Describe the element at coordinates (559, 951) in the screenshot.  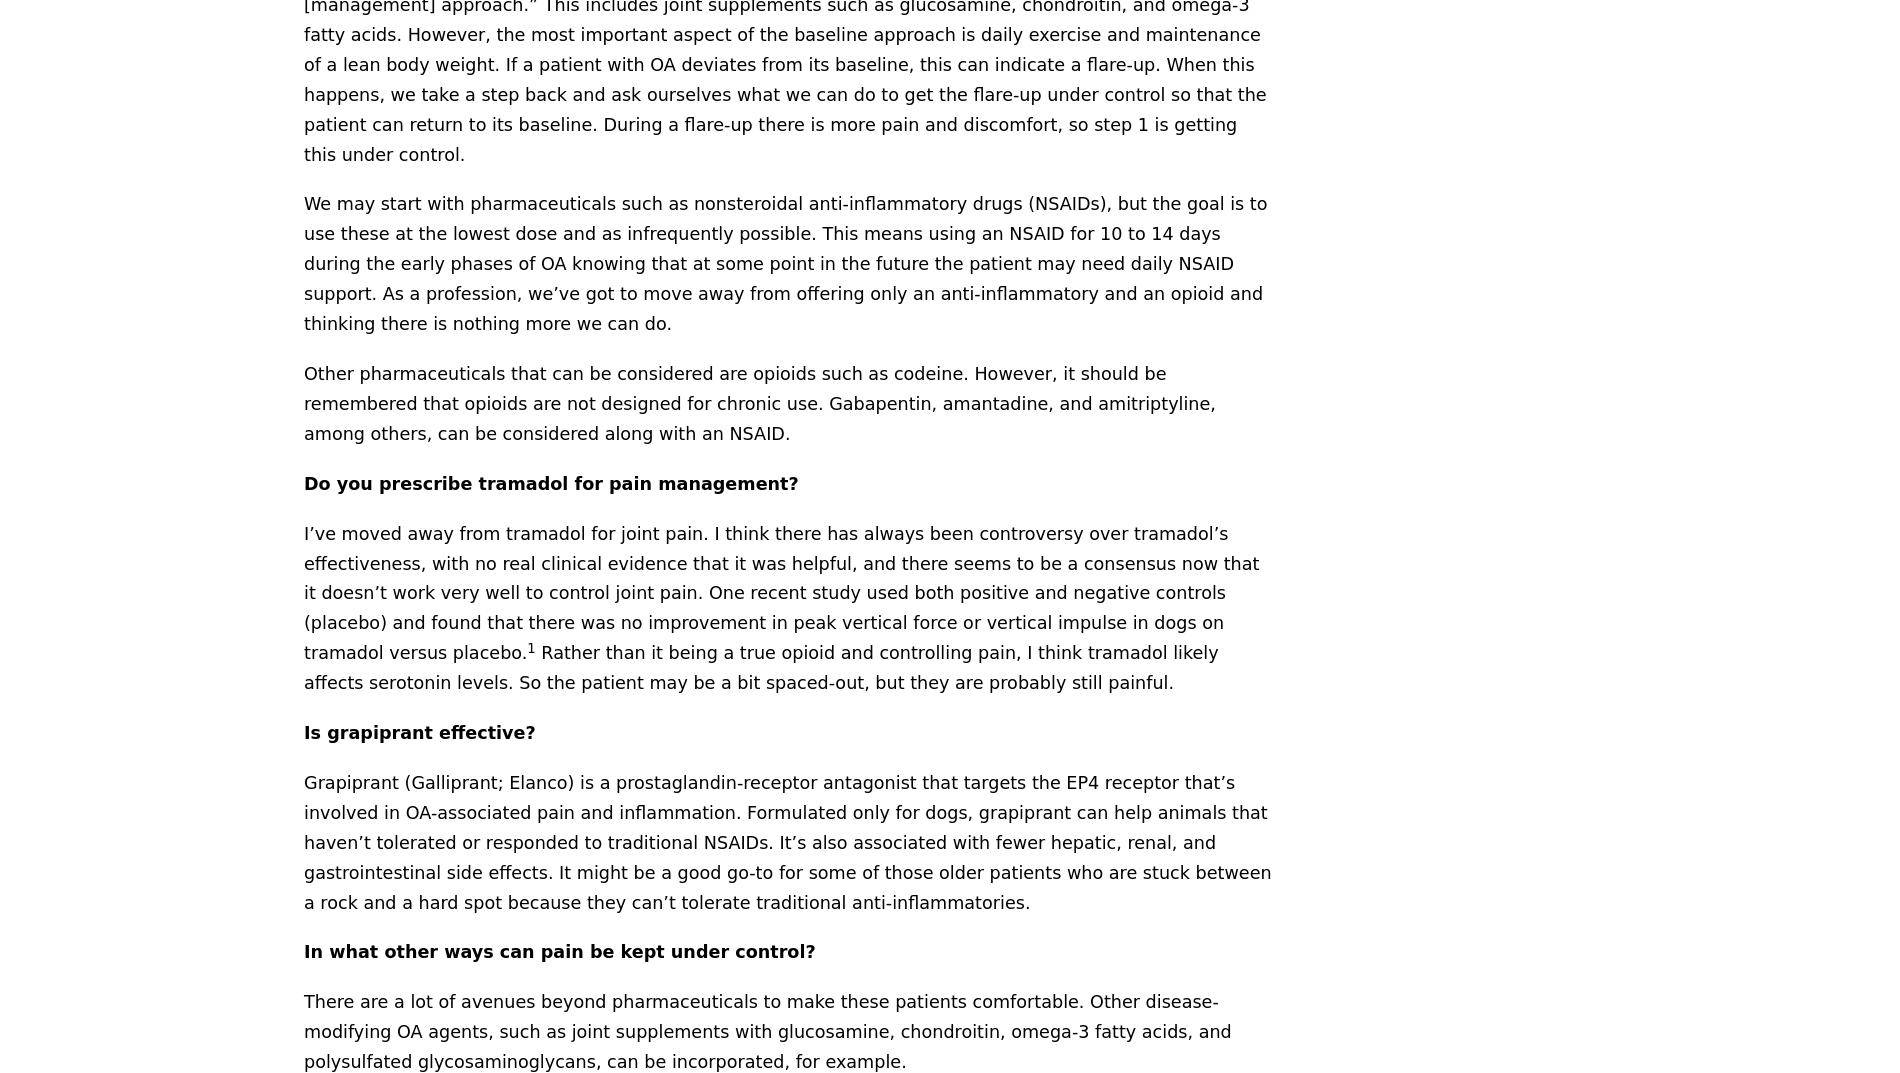
I see `'In what other ways can pain be kept under control?'` at that location.